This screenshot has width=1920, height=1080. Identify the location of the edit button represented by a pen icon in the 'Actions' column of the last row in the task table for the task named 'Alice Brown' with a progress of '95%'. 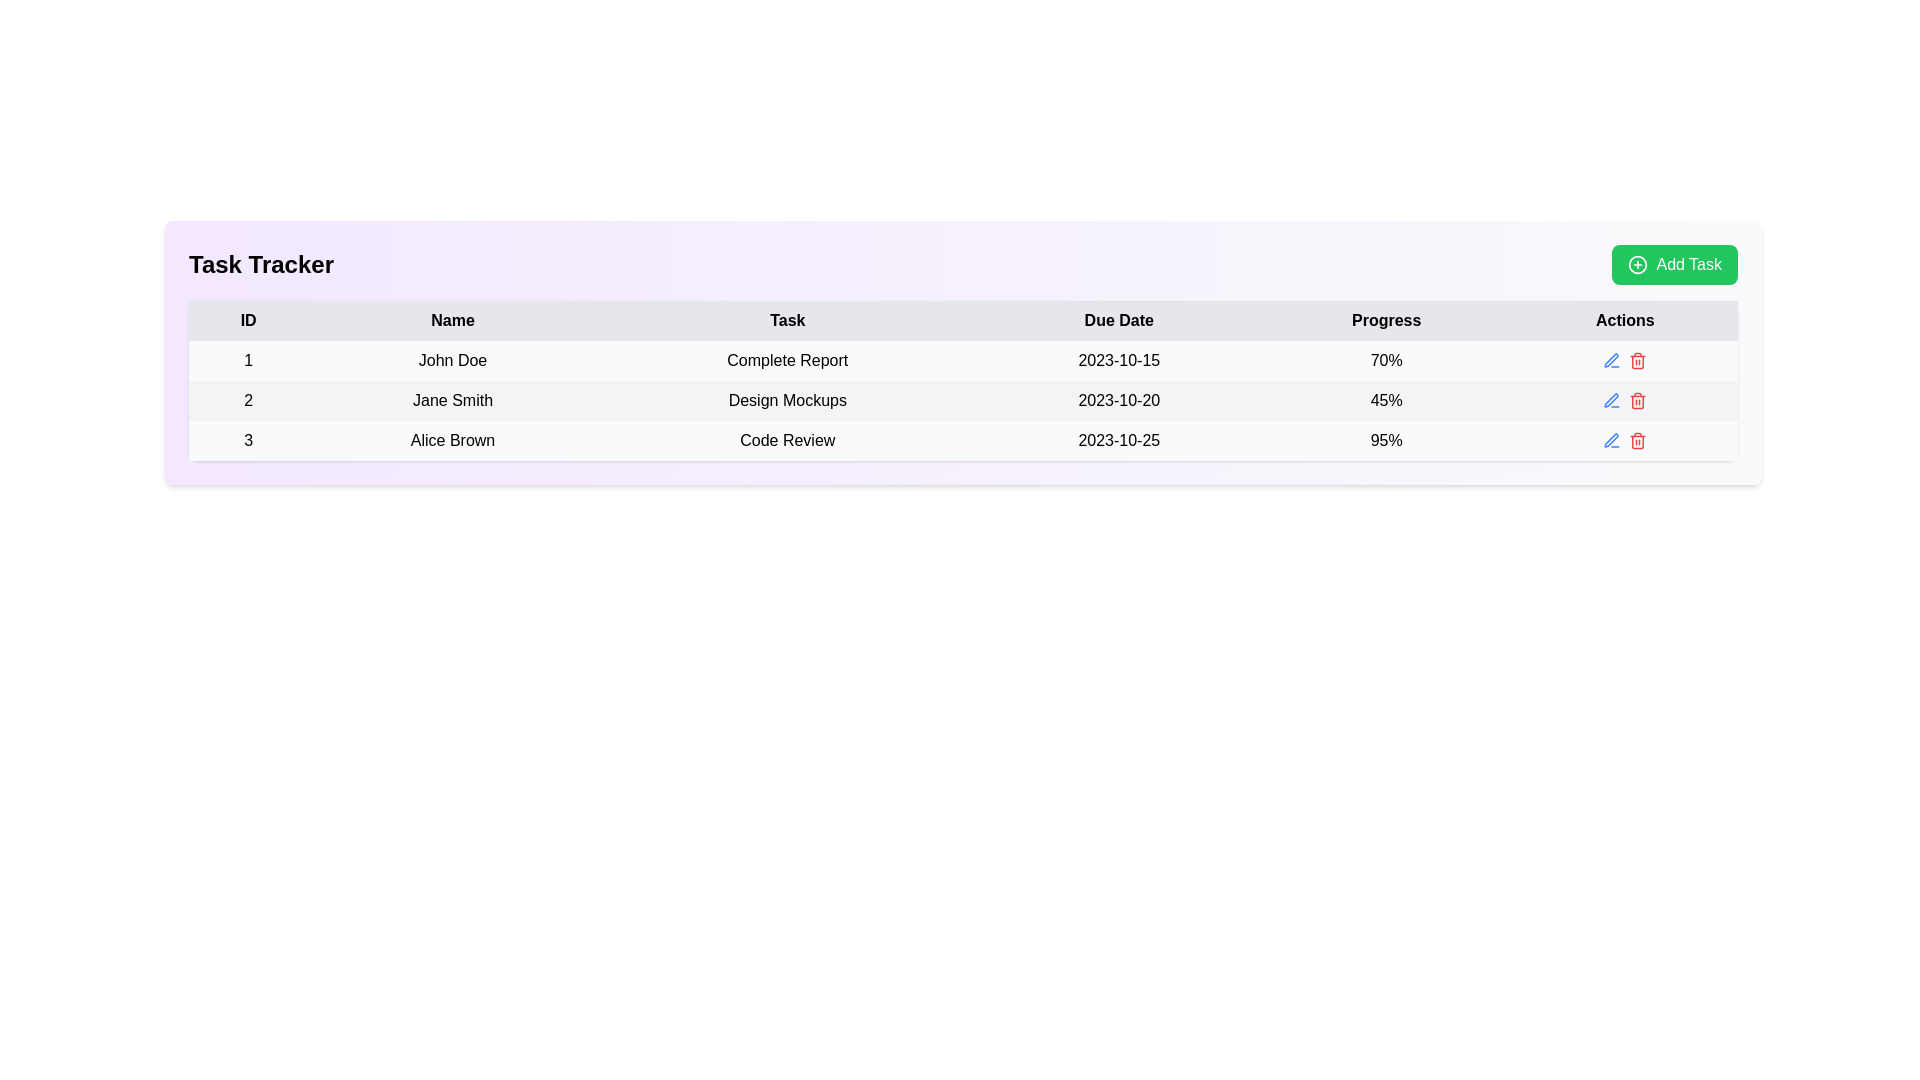
(1612, 439).